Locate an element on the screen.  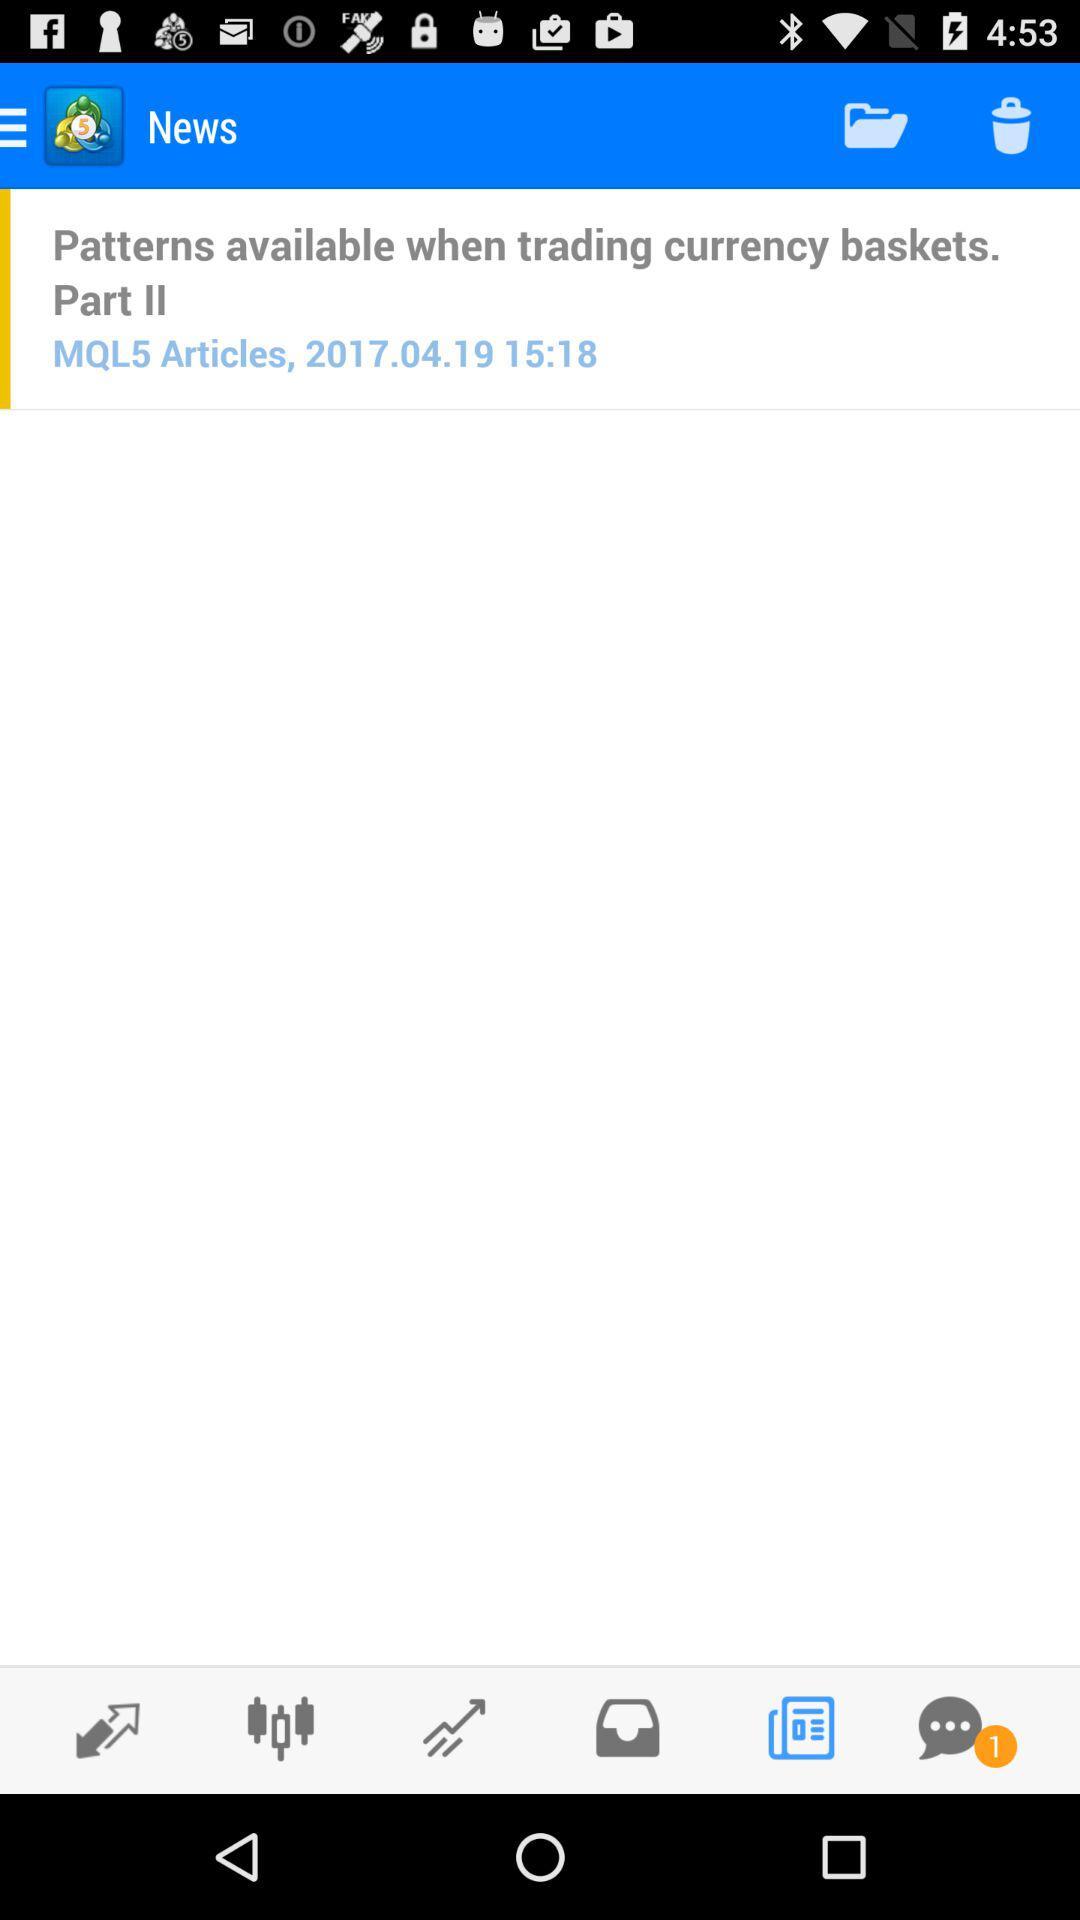
menu is located at coordinates (626, 1727).